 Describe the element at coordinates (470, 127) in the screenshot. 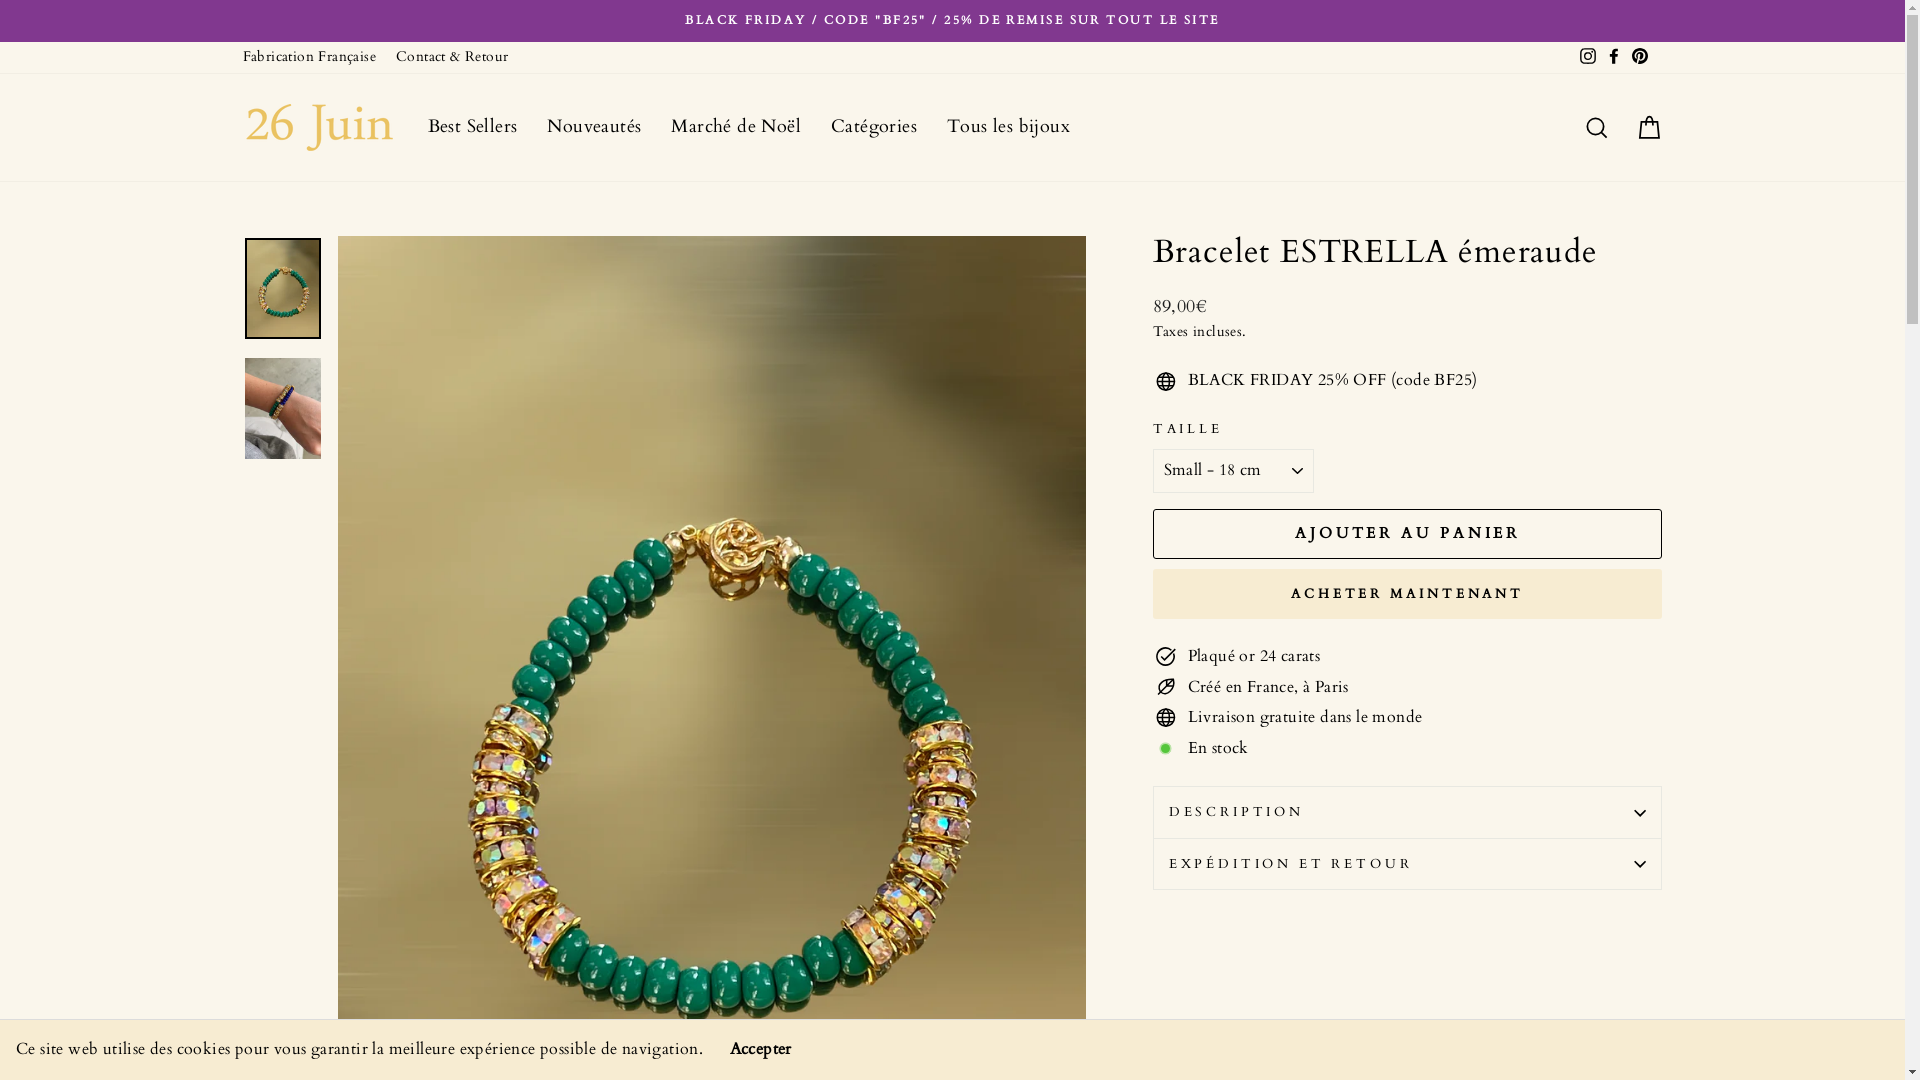

I see `'Best Sellers'` at that location.